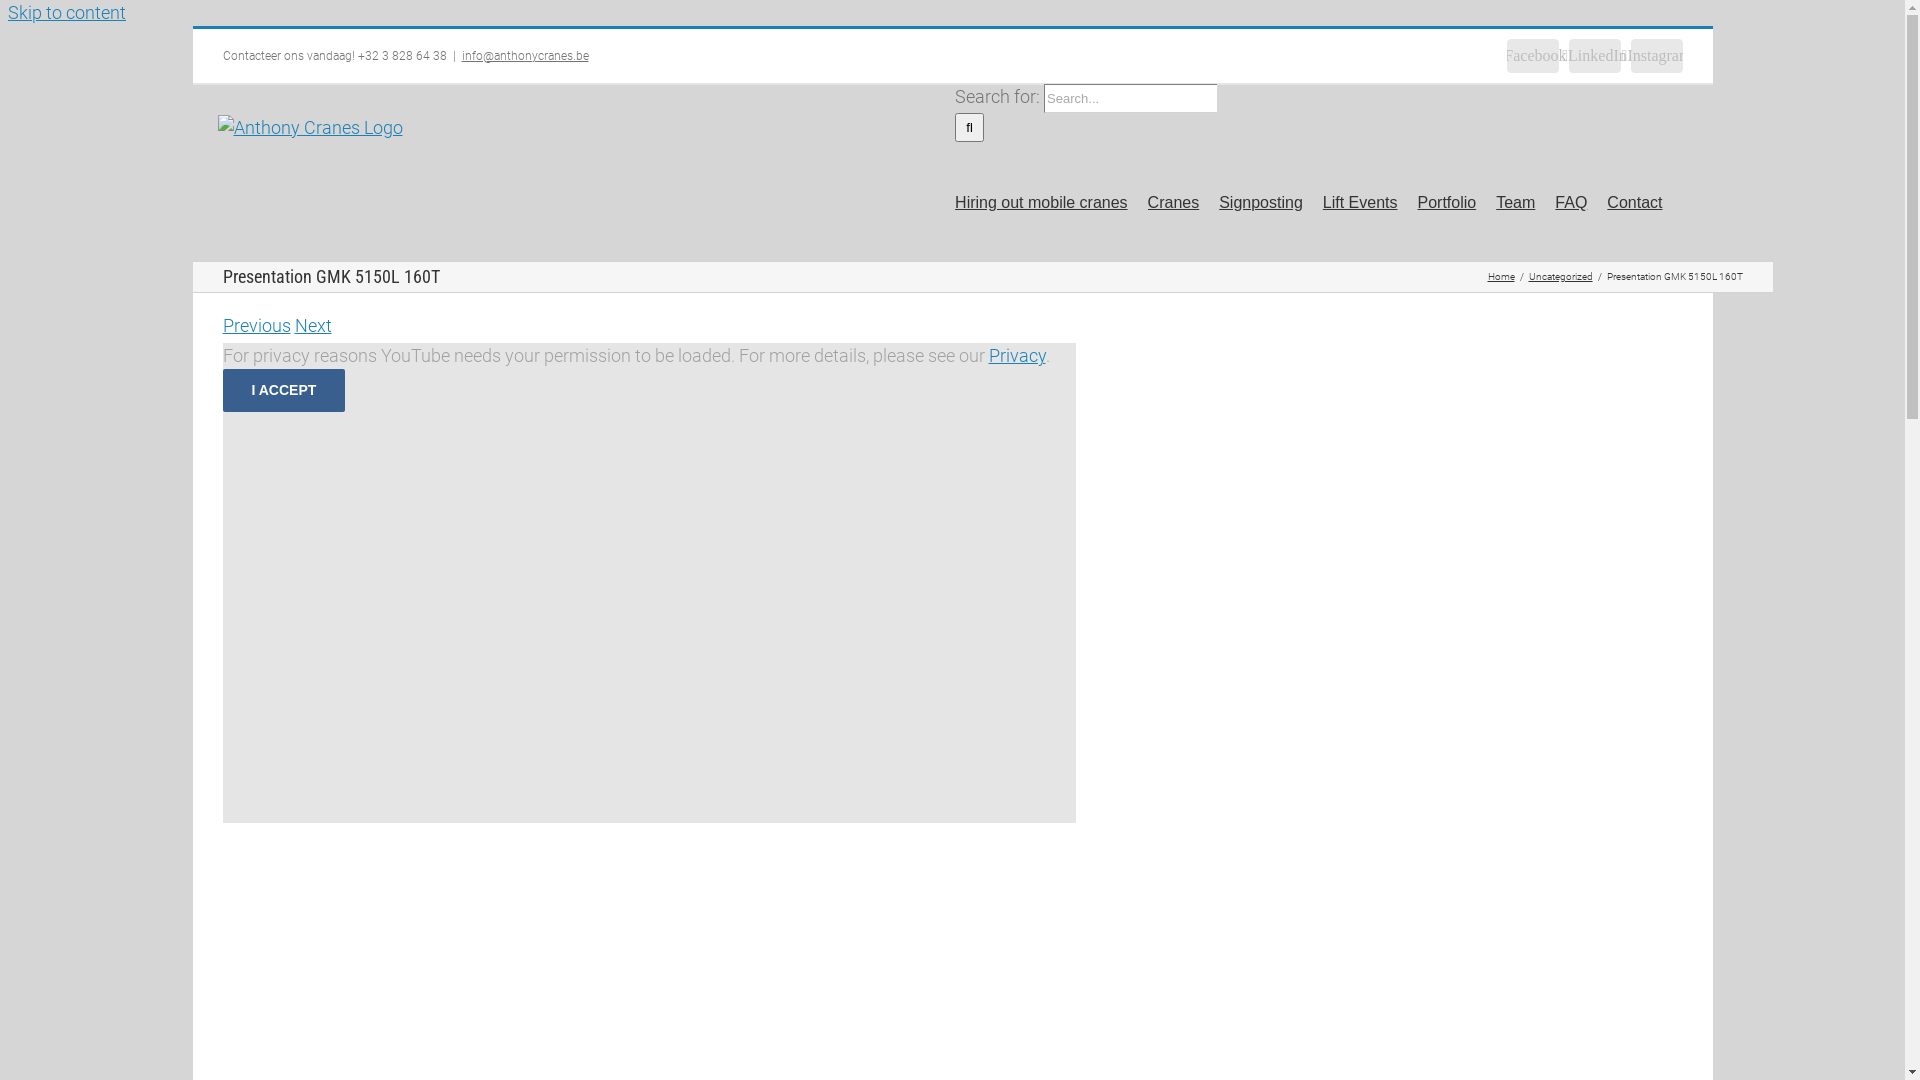  Describe the element at coordinates (1634, 201) in the screenshot. I see `'Contact'` at that location.